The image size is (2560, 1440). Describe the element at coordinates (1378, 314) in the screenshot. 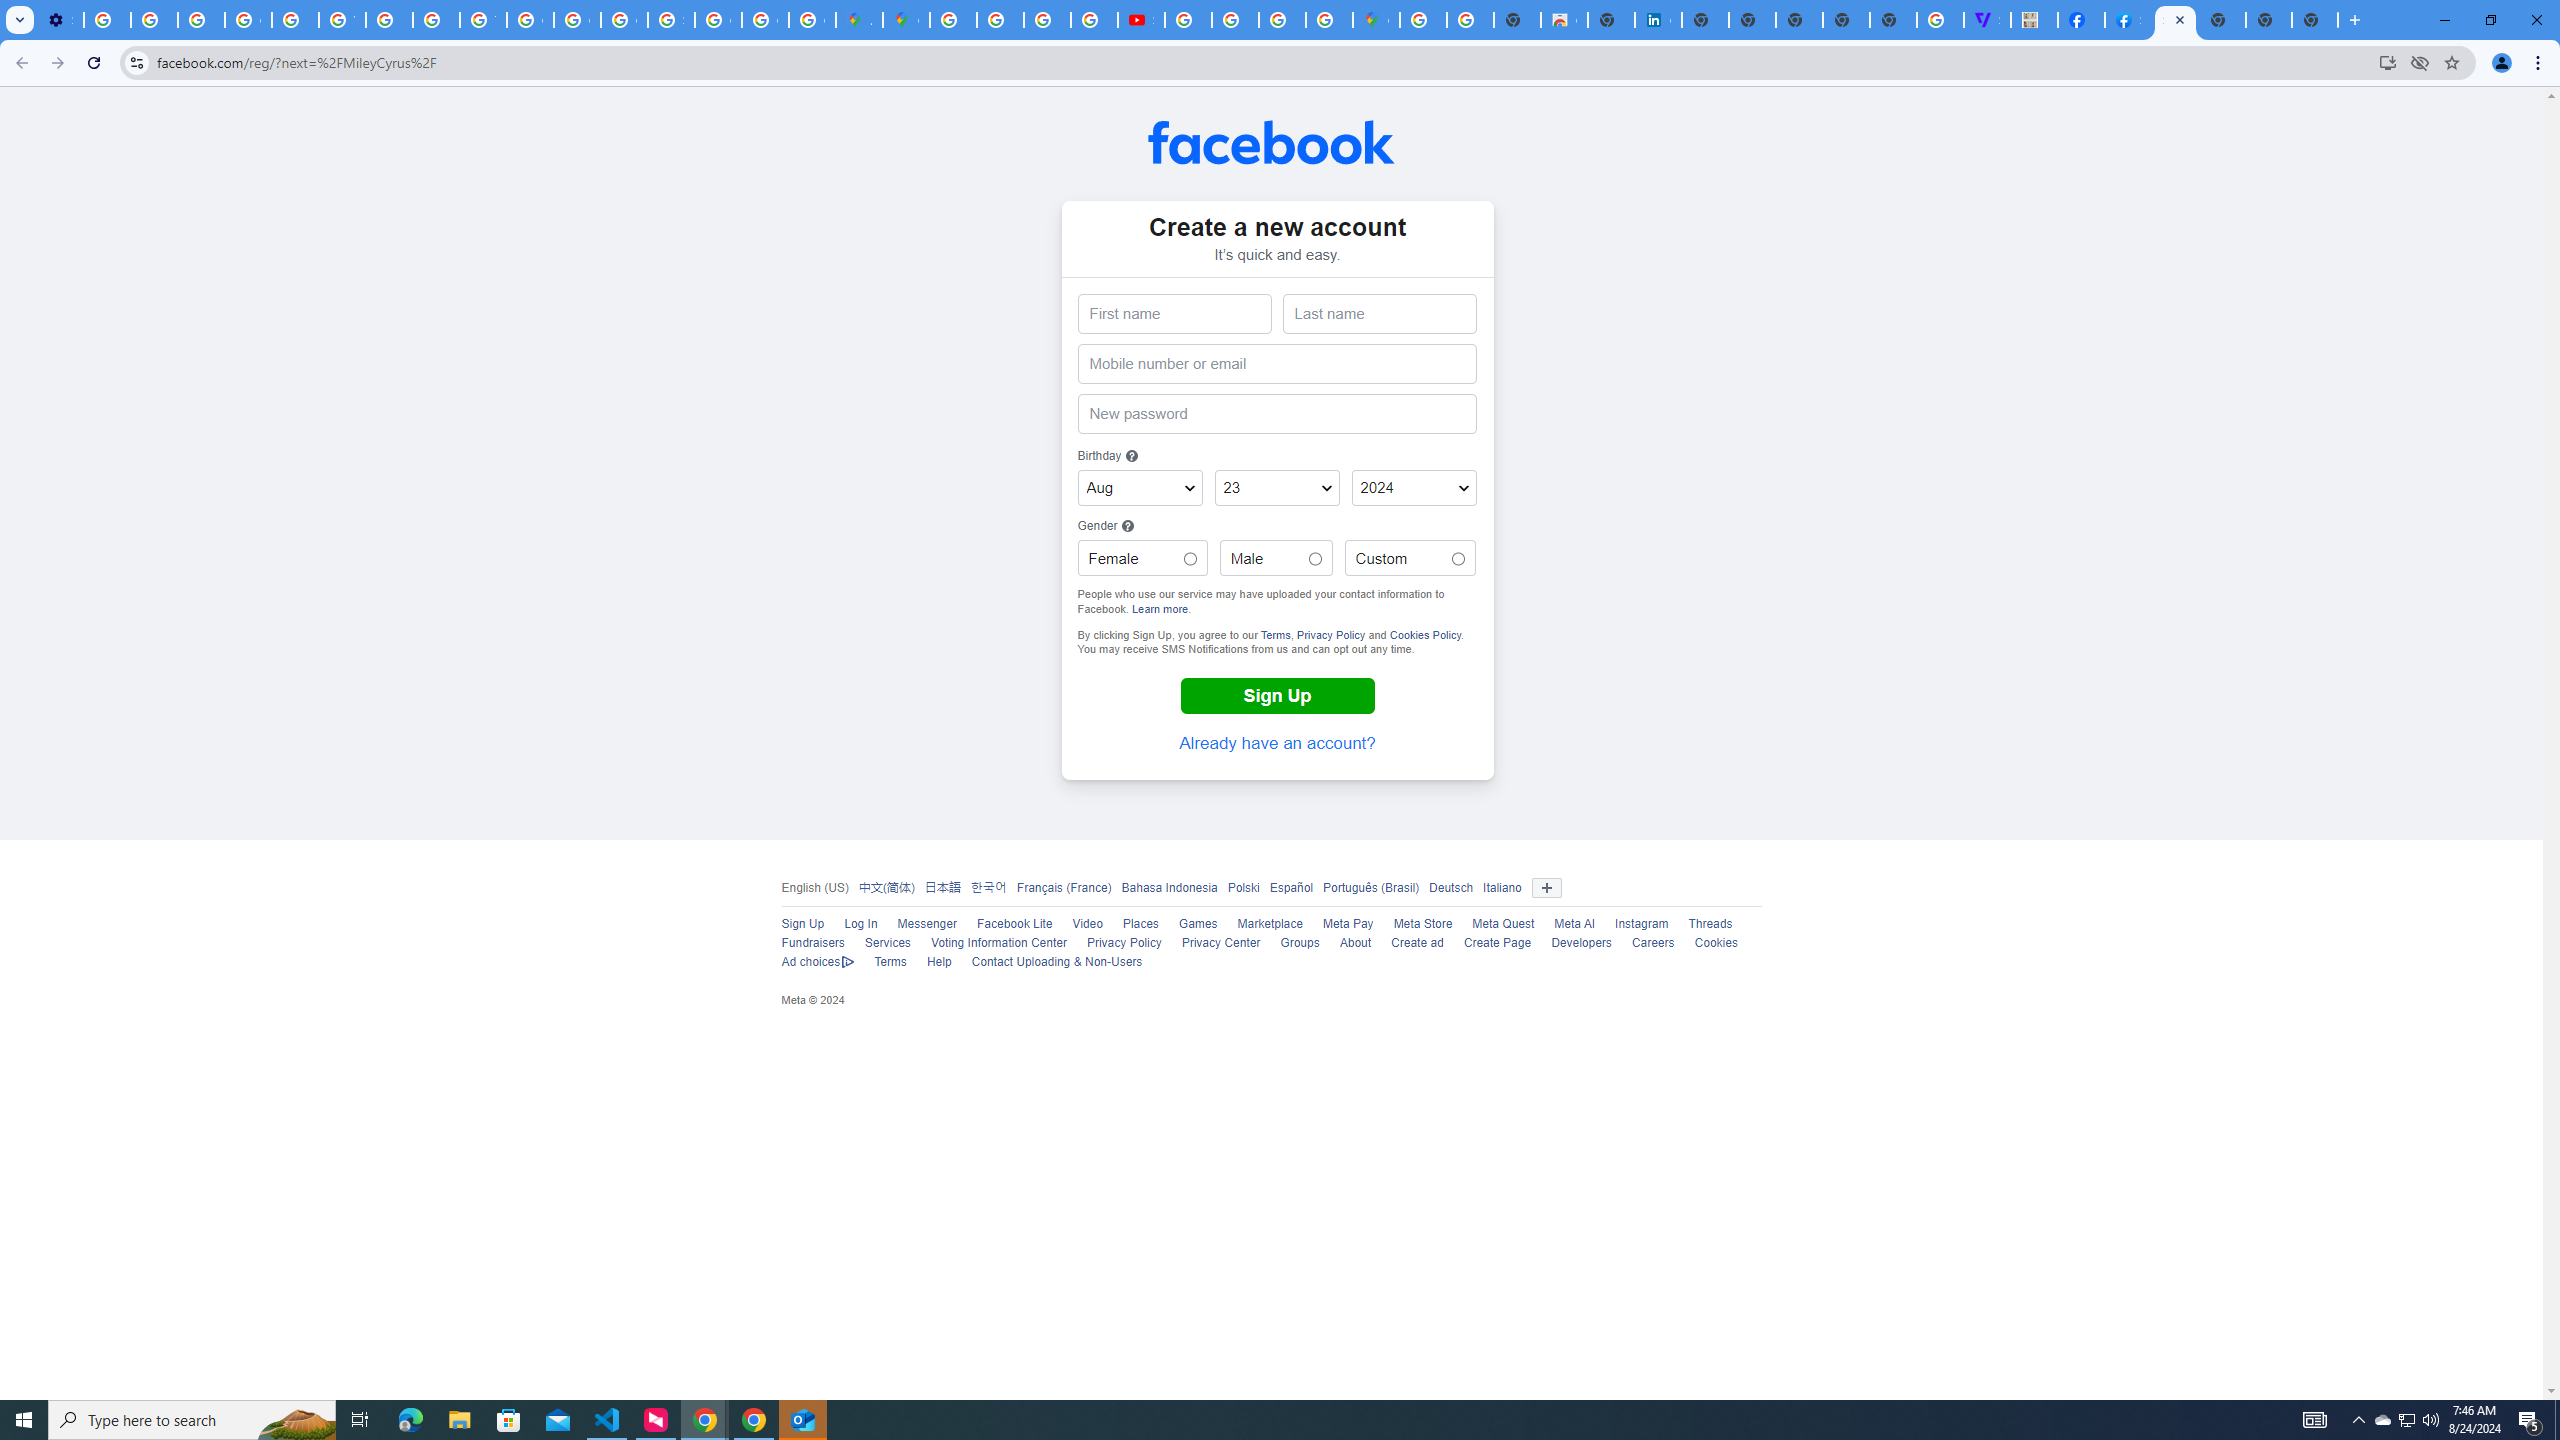

I see `'Last name'` at that location.